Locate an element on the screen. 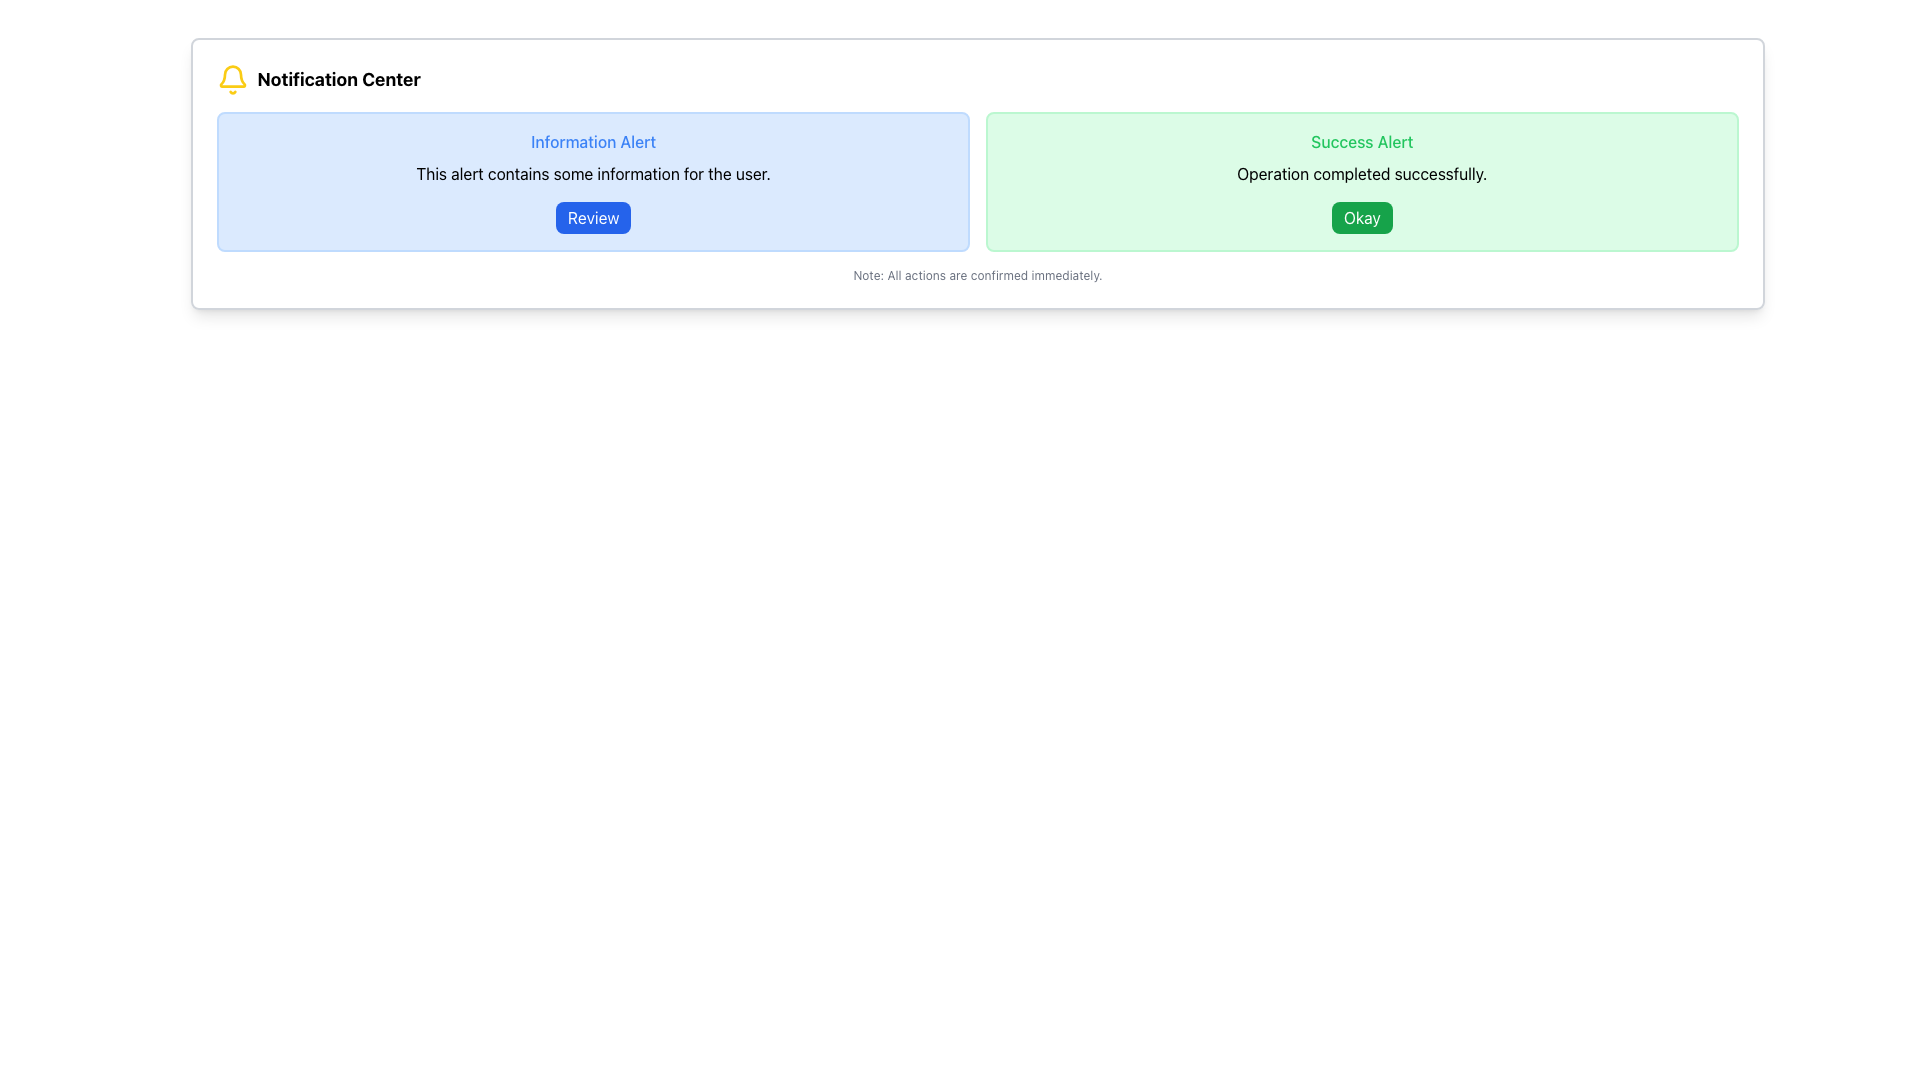  the 'Okay' button with a green background in the 'Success Alert' box is located at coordinates (1361, 218).